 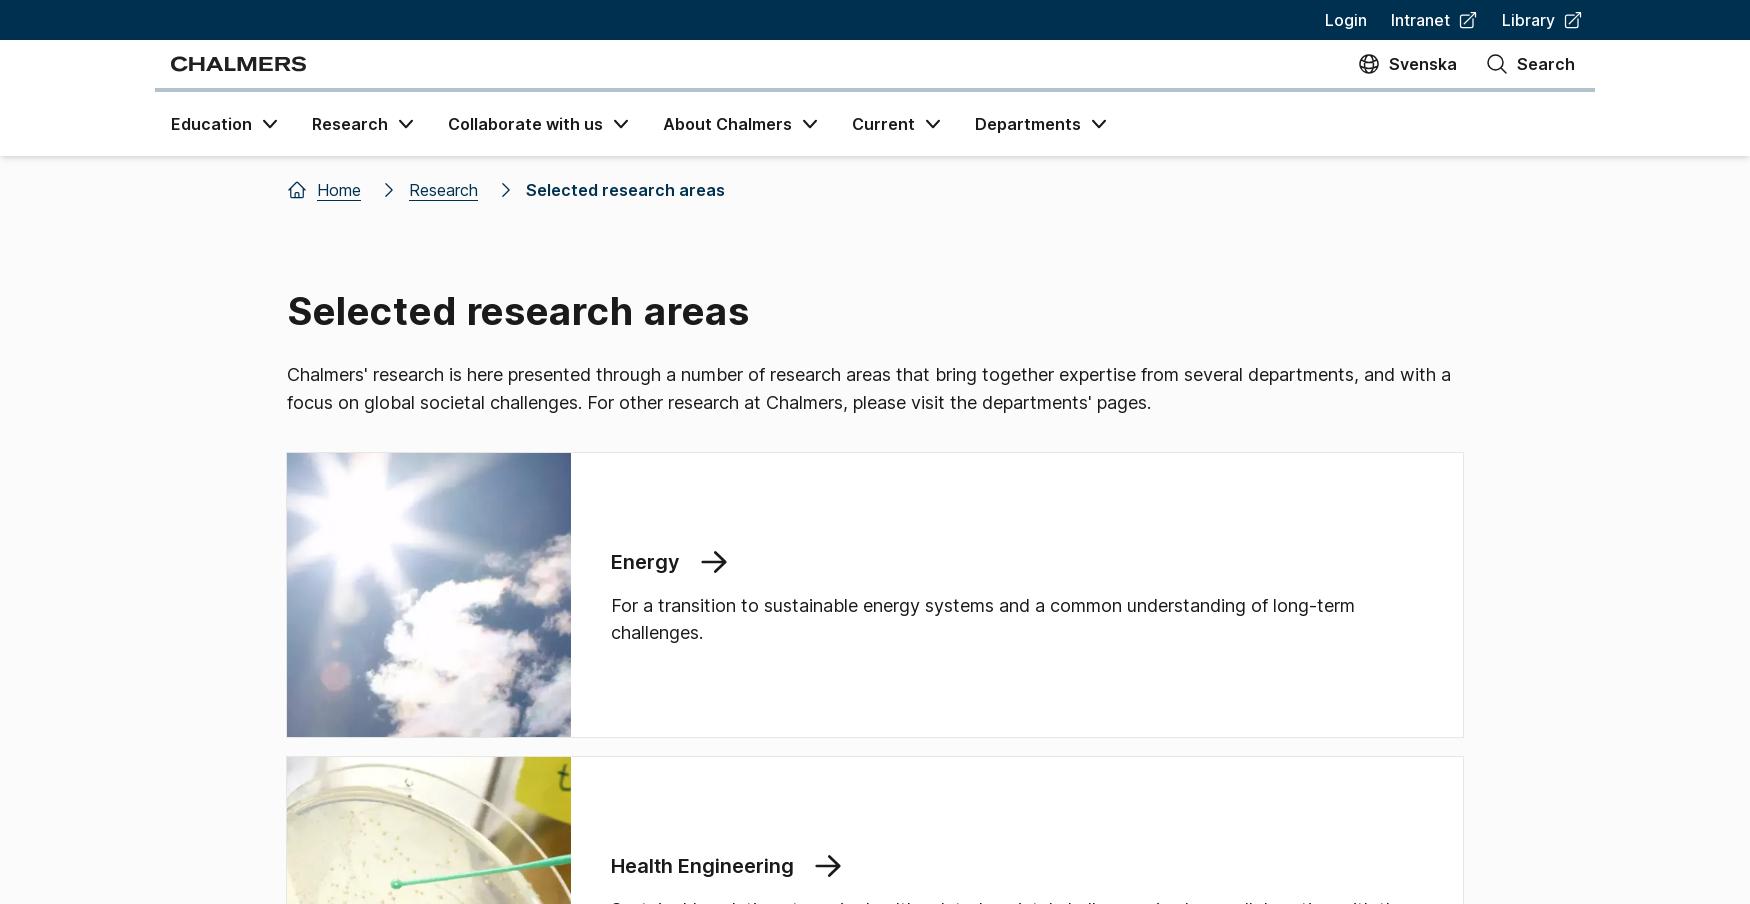 I want to click on 'Current', so click(x=882, y=123).